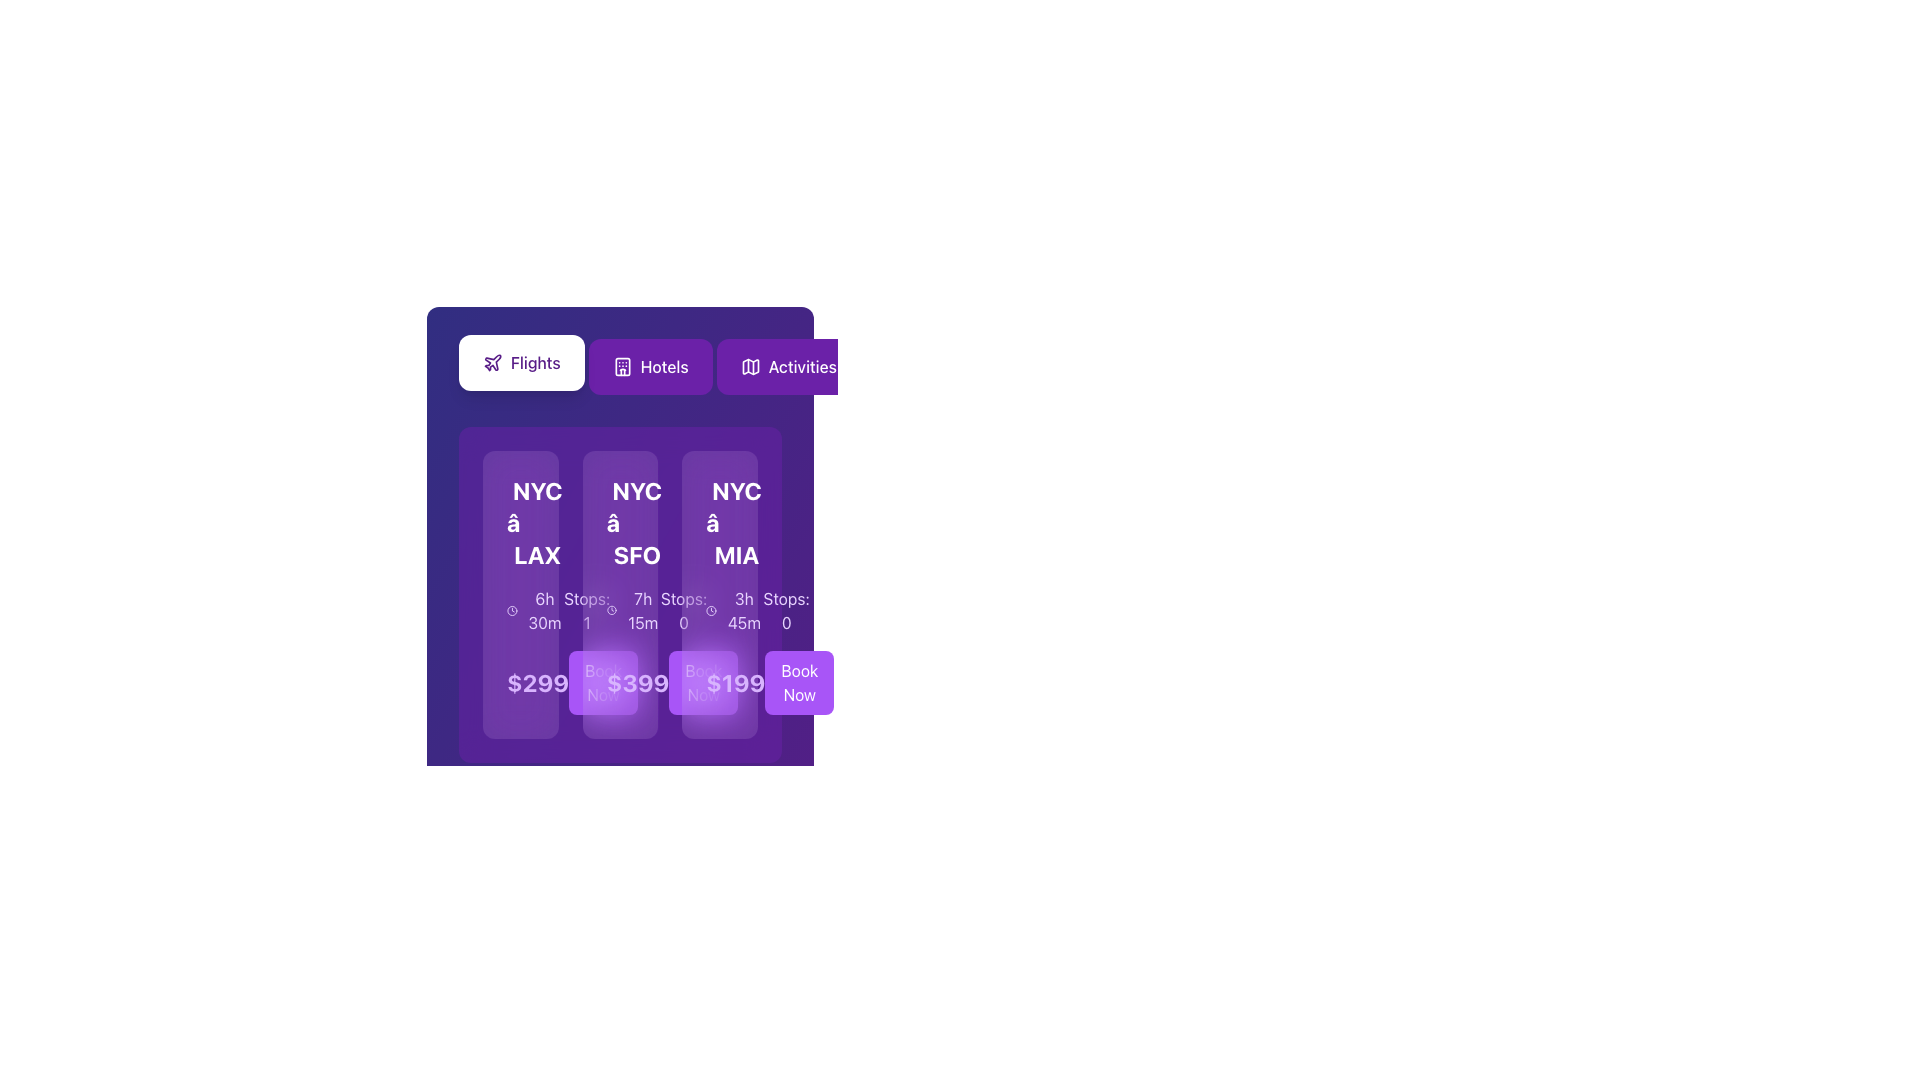 The width and height of the screenshot is (1920, 1080). I want to click on the outlined clock icon located at the beginning of the '3h 45m' text group in the lower section of the 'NYC to MIA' card, so click(711, 609).